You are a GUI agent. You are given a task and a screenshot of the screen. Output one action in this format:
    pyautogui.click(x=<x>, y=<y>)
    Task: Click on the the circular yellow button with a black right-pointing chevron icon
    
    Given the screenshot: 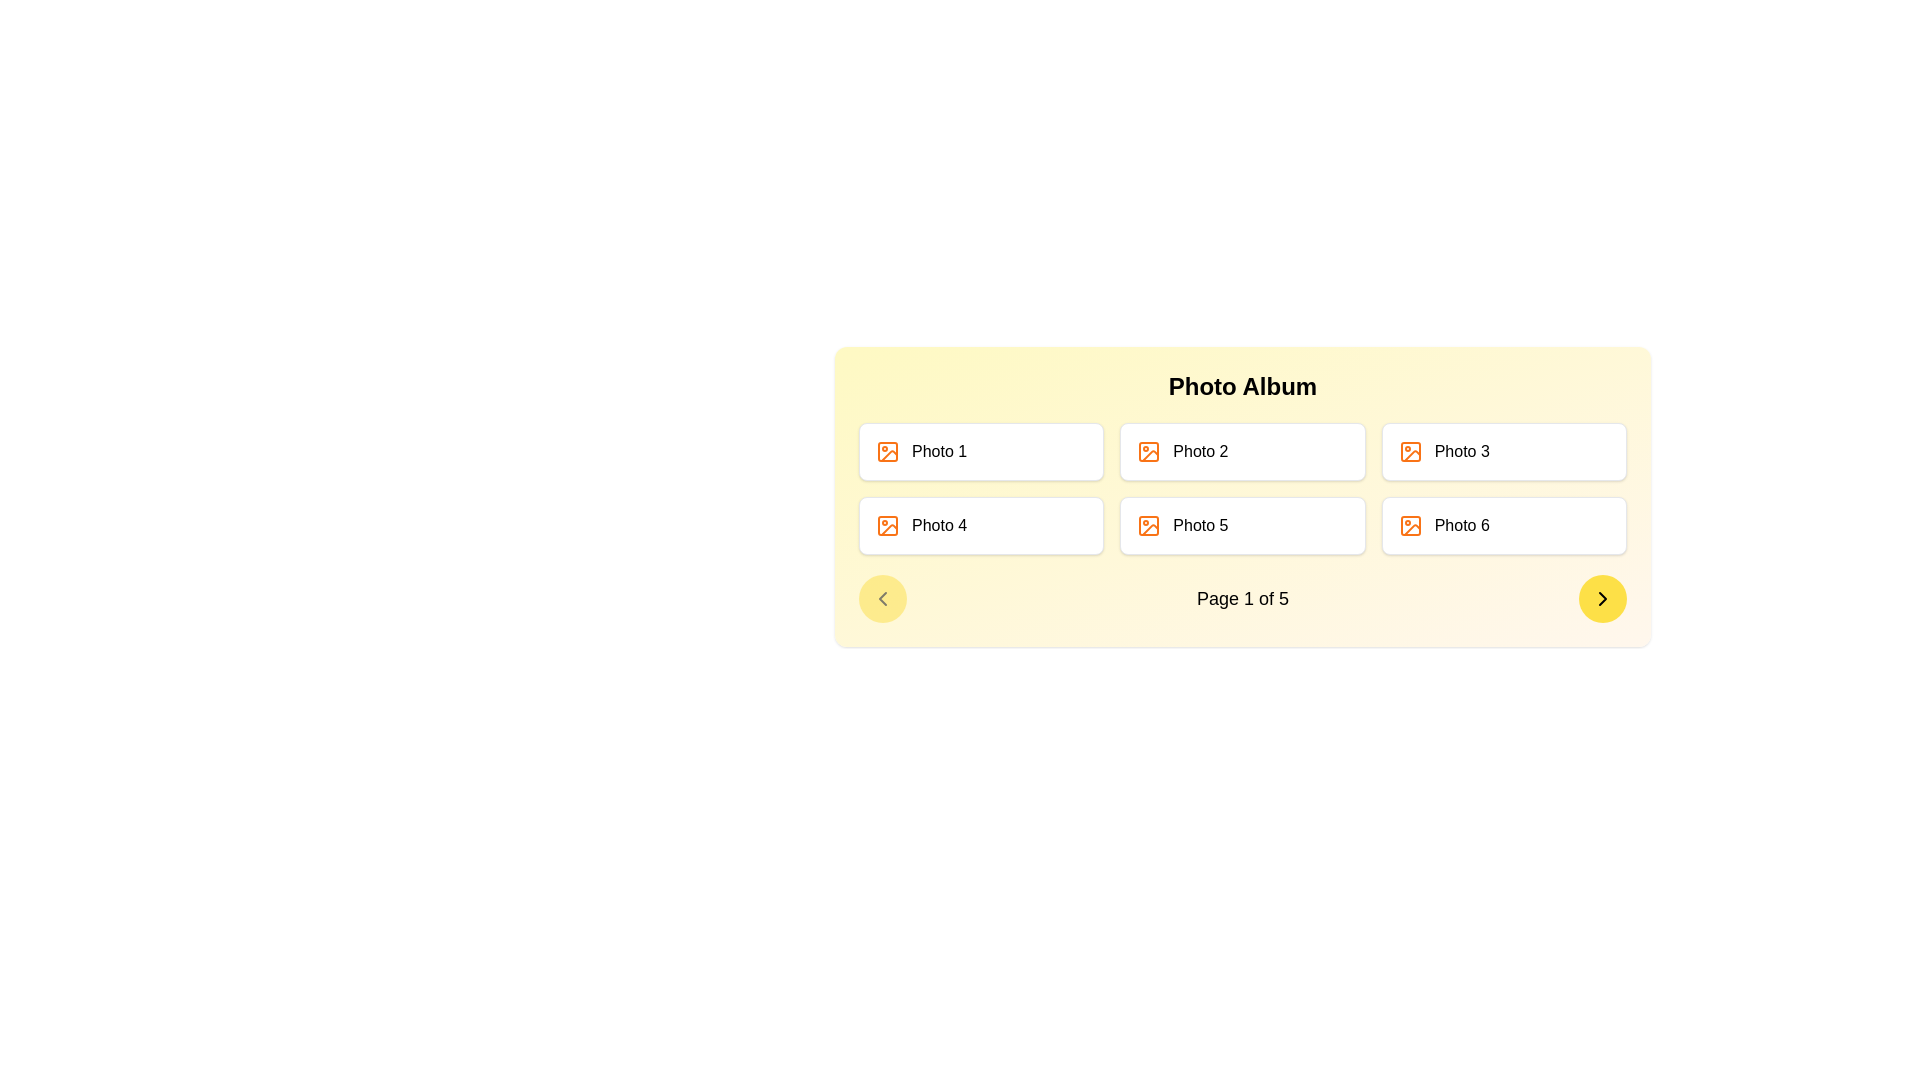 What is the action you would take?
    pyautogui.click(x=1603, y=597)
    